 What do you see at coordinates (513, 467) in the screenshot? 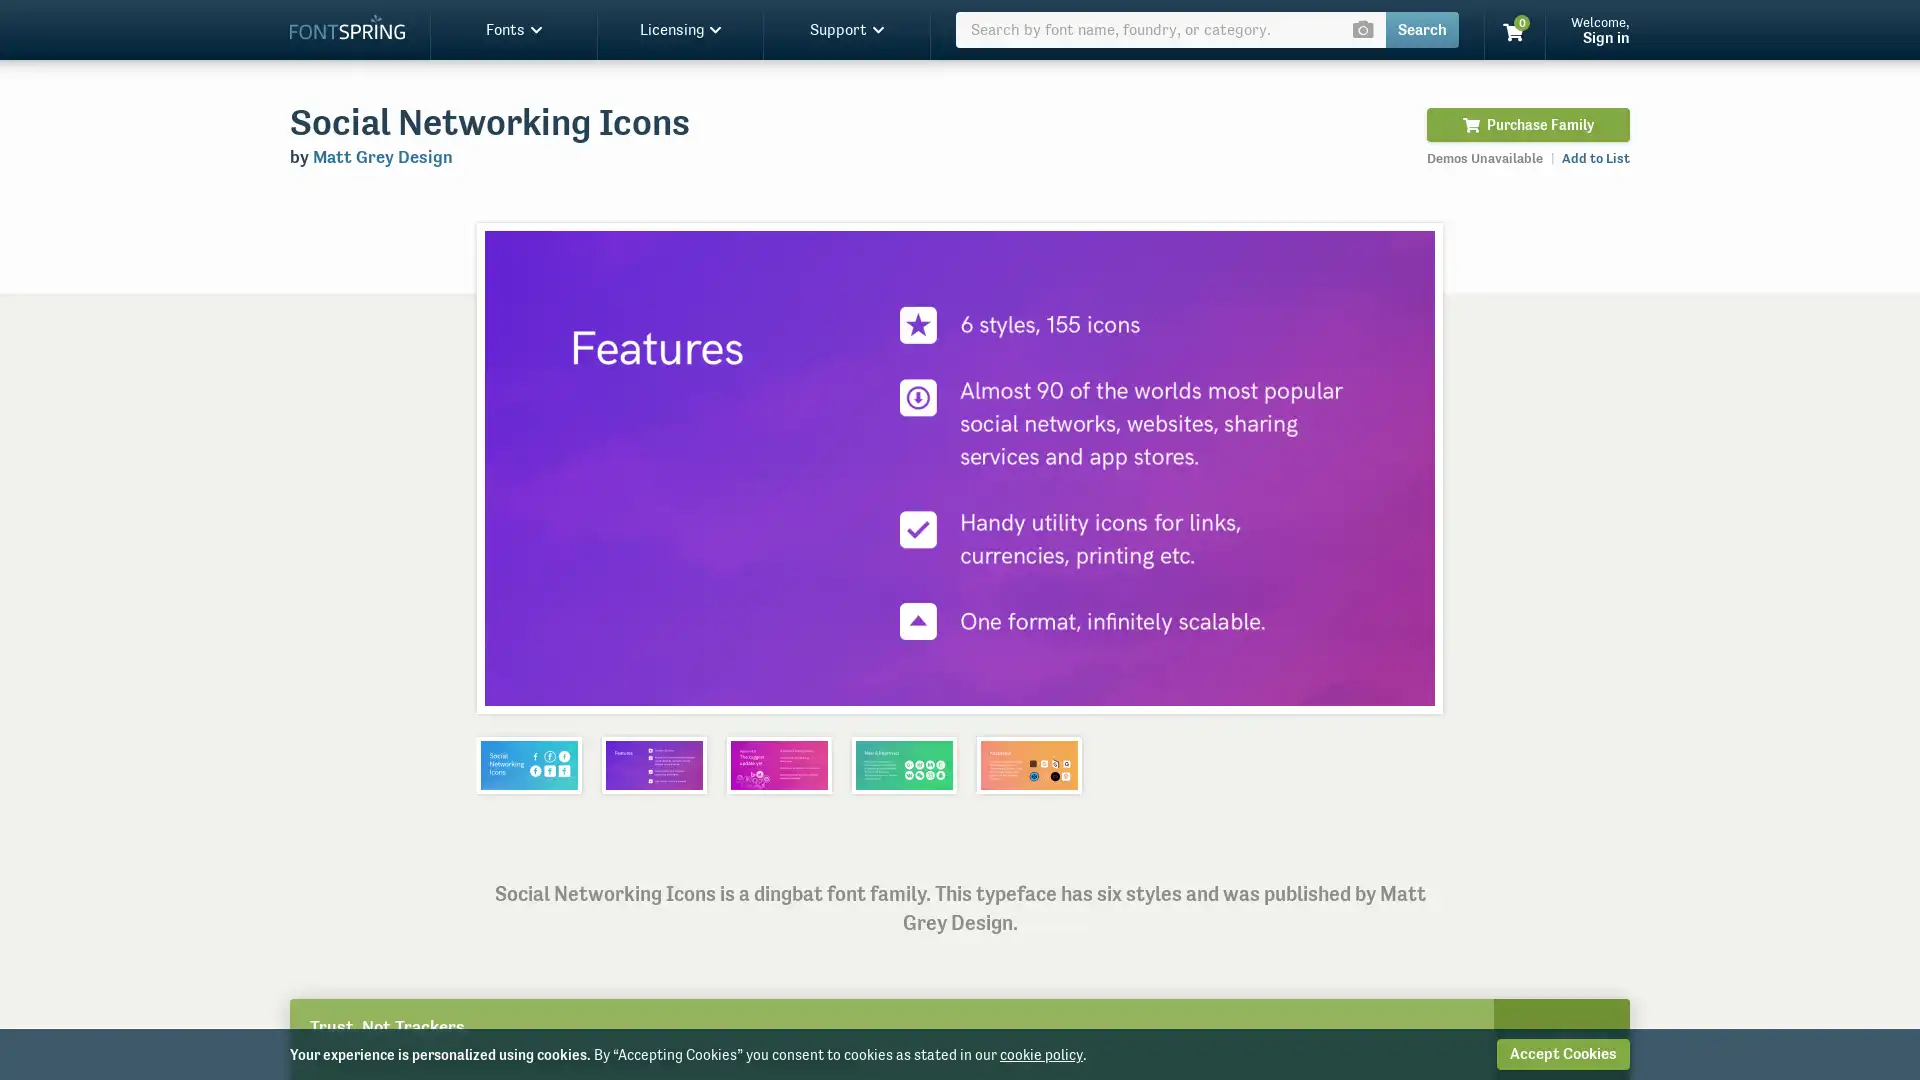
I see `Previous slide` at bounding box center [513, 467].